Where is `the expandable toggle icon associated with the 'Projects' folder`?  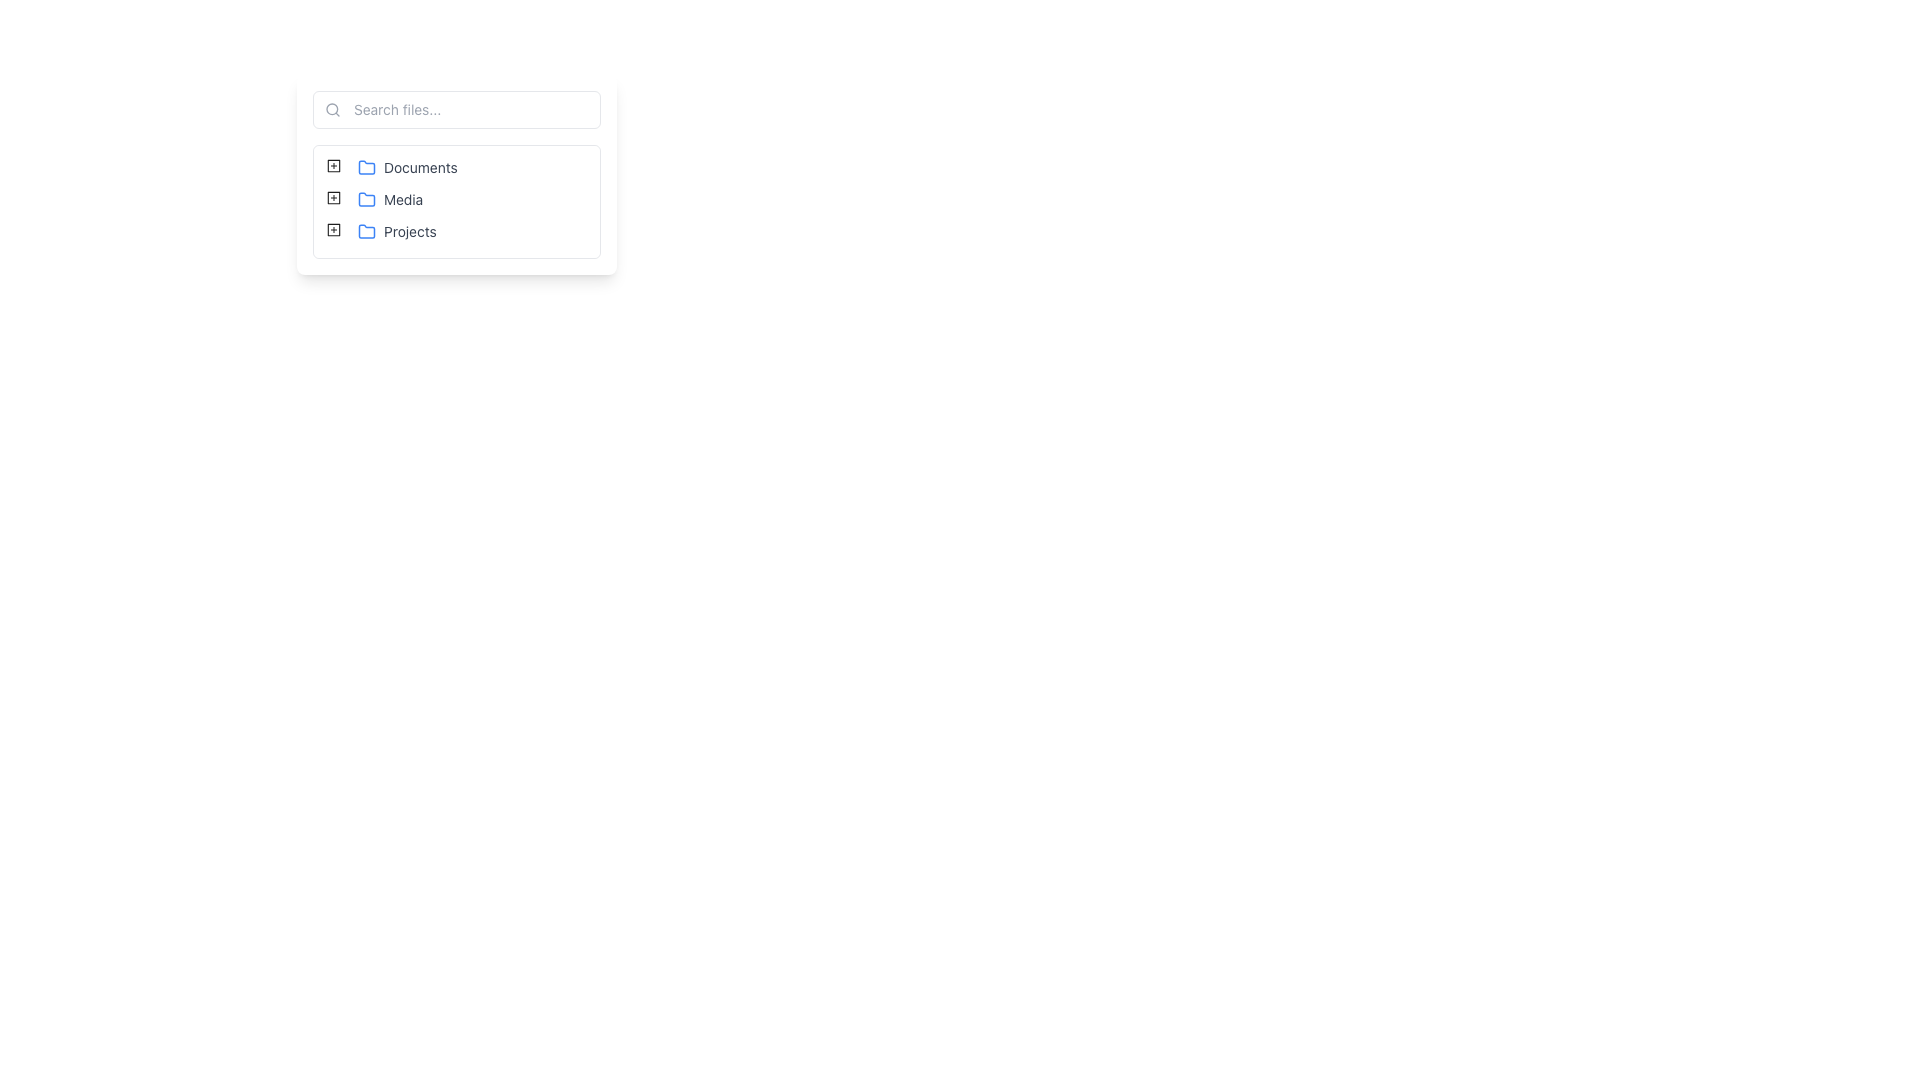 the expandable toggle icon associated with the 'Projects' folder is located at coordinates (334, 229).